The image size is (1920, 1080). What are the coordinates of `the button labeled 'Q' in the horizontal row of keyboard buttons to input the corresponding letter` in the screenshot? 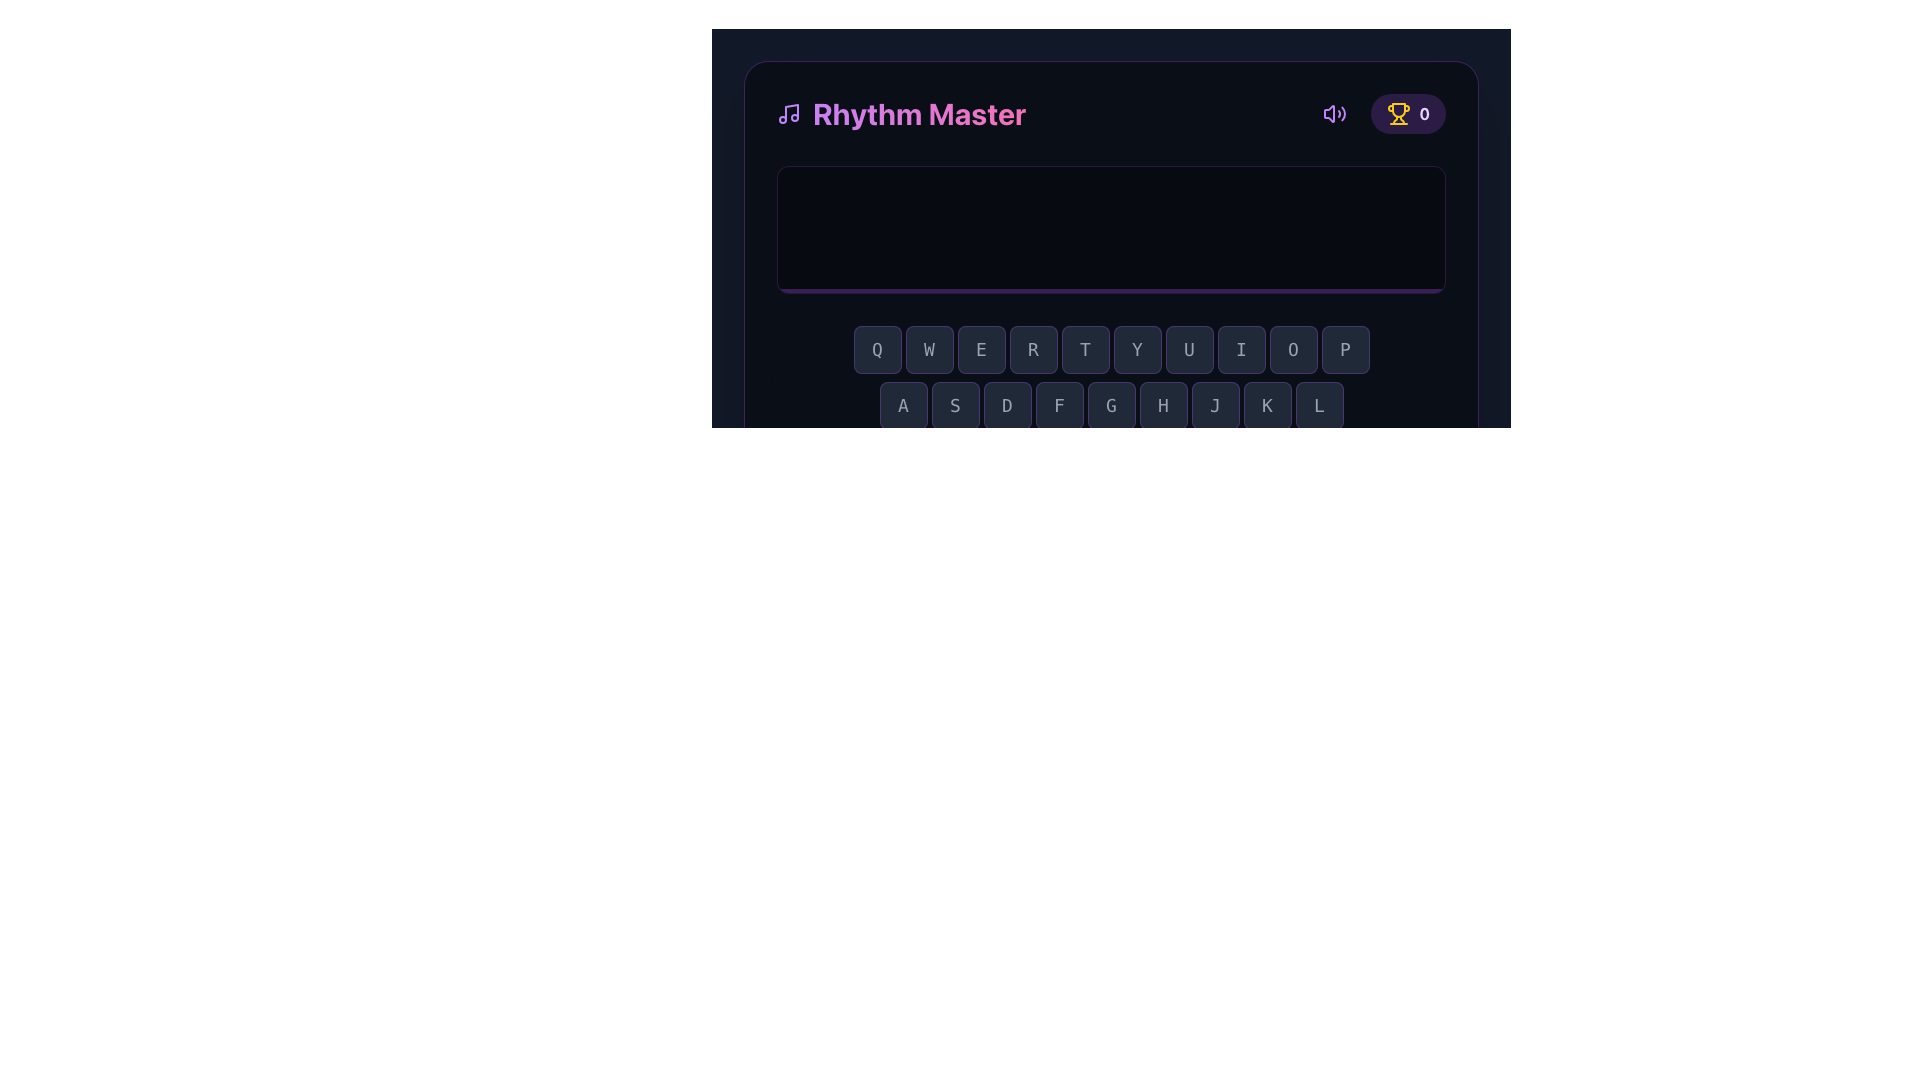 It's located at (1110, 349).